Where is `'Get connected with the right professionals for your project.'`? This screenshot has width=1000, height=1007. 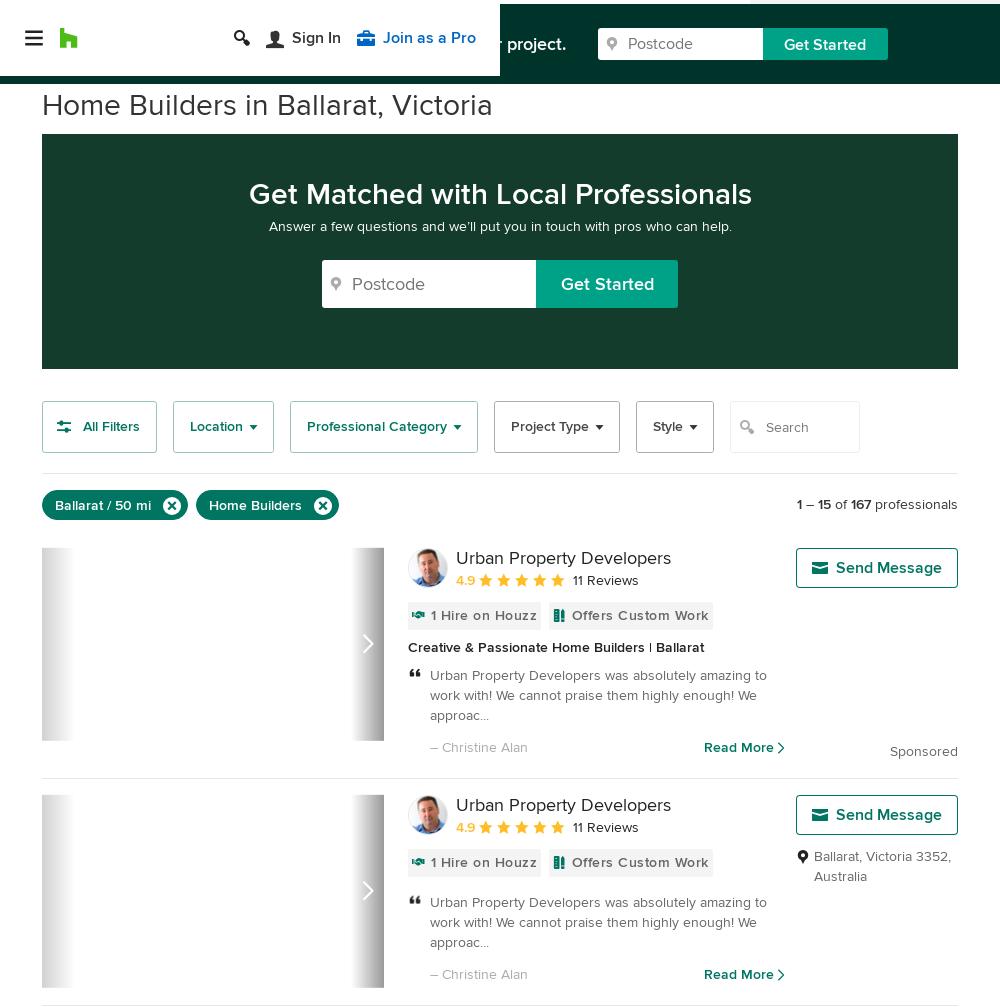
'Get connected with the right professionals for your project.' is located at coordinates (329, 33).